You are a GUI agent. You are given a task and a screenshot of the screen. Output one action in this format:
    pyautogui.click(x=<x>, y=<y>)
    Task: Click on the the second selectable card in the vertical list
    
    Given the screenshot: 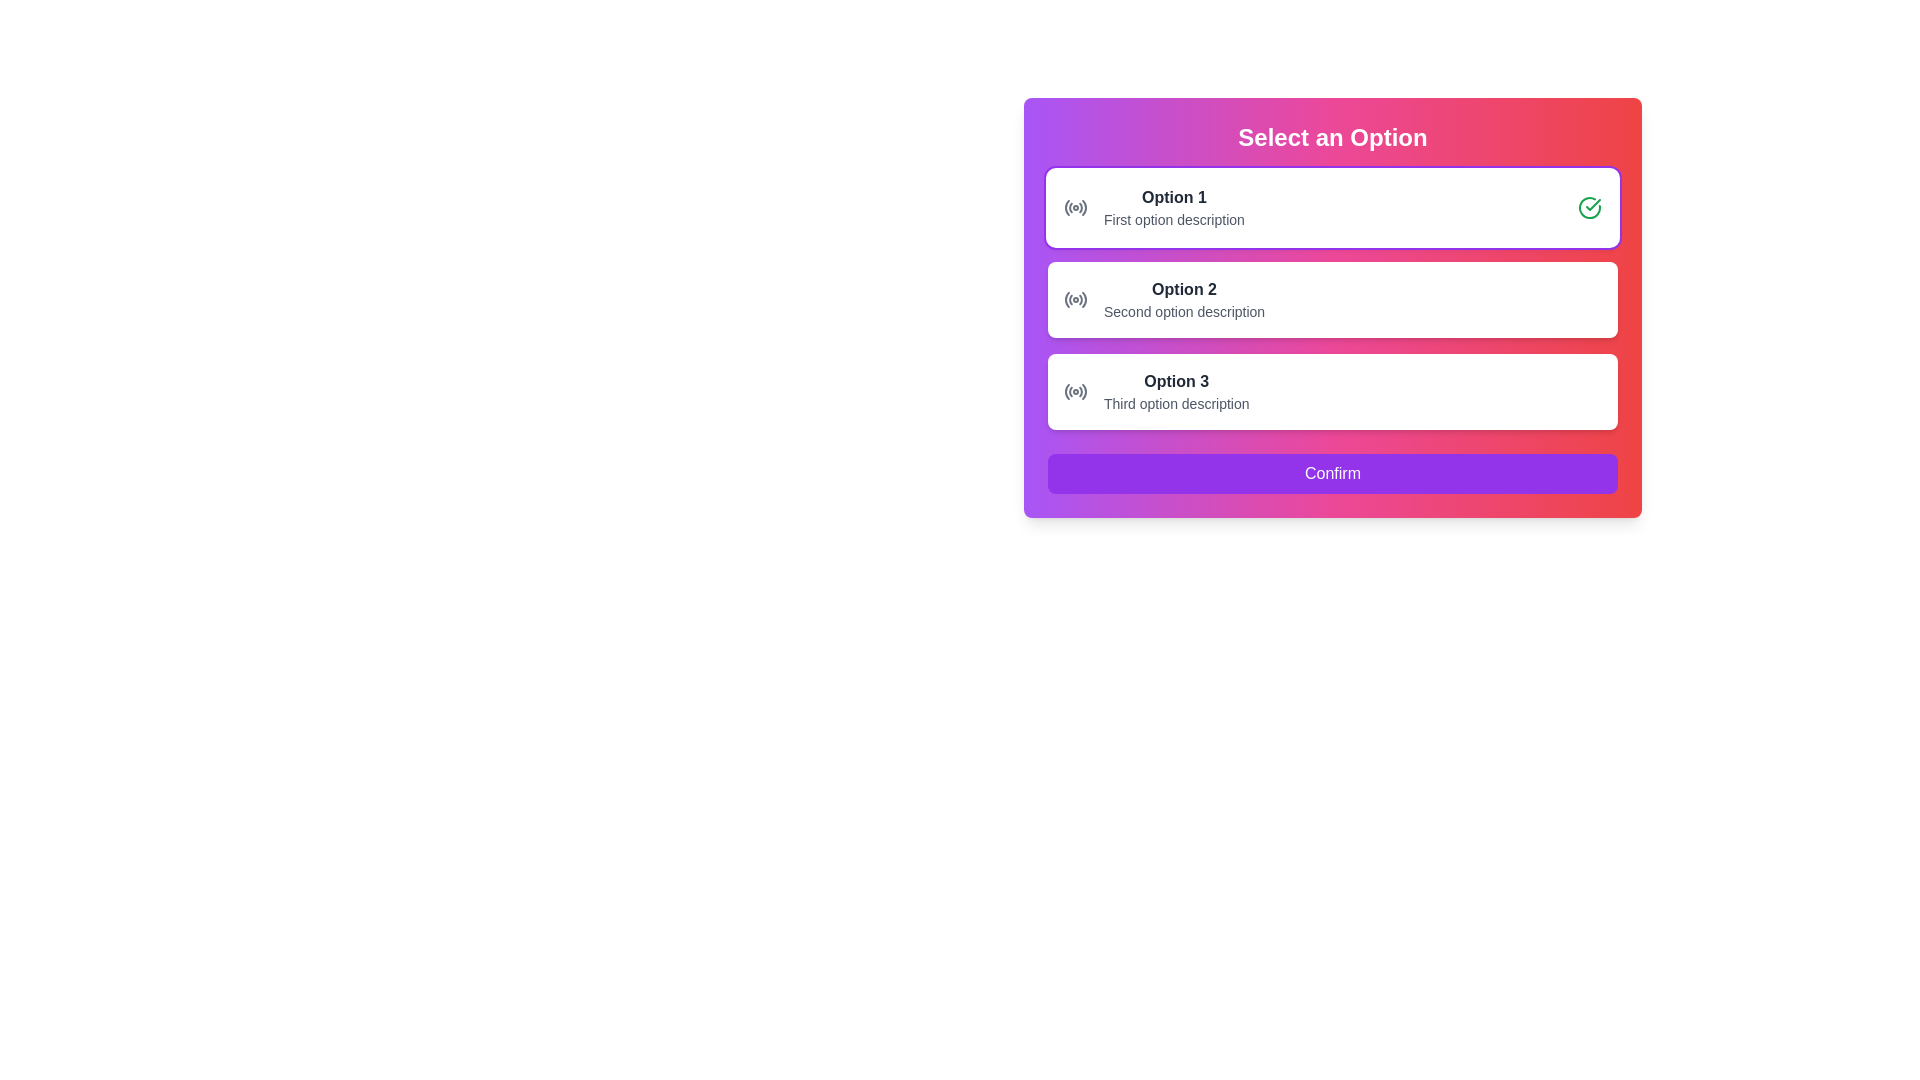 What is the action you would take?
    pyautogui.click(x=1333, y=300)
    